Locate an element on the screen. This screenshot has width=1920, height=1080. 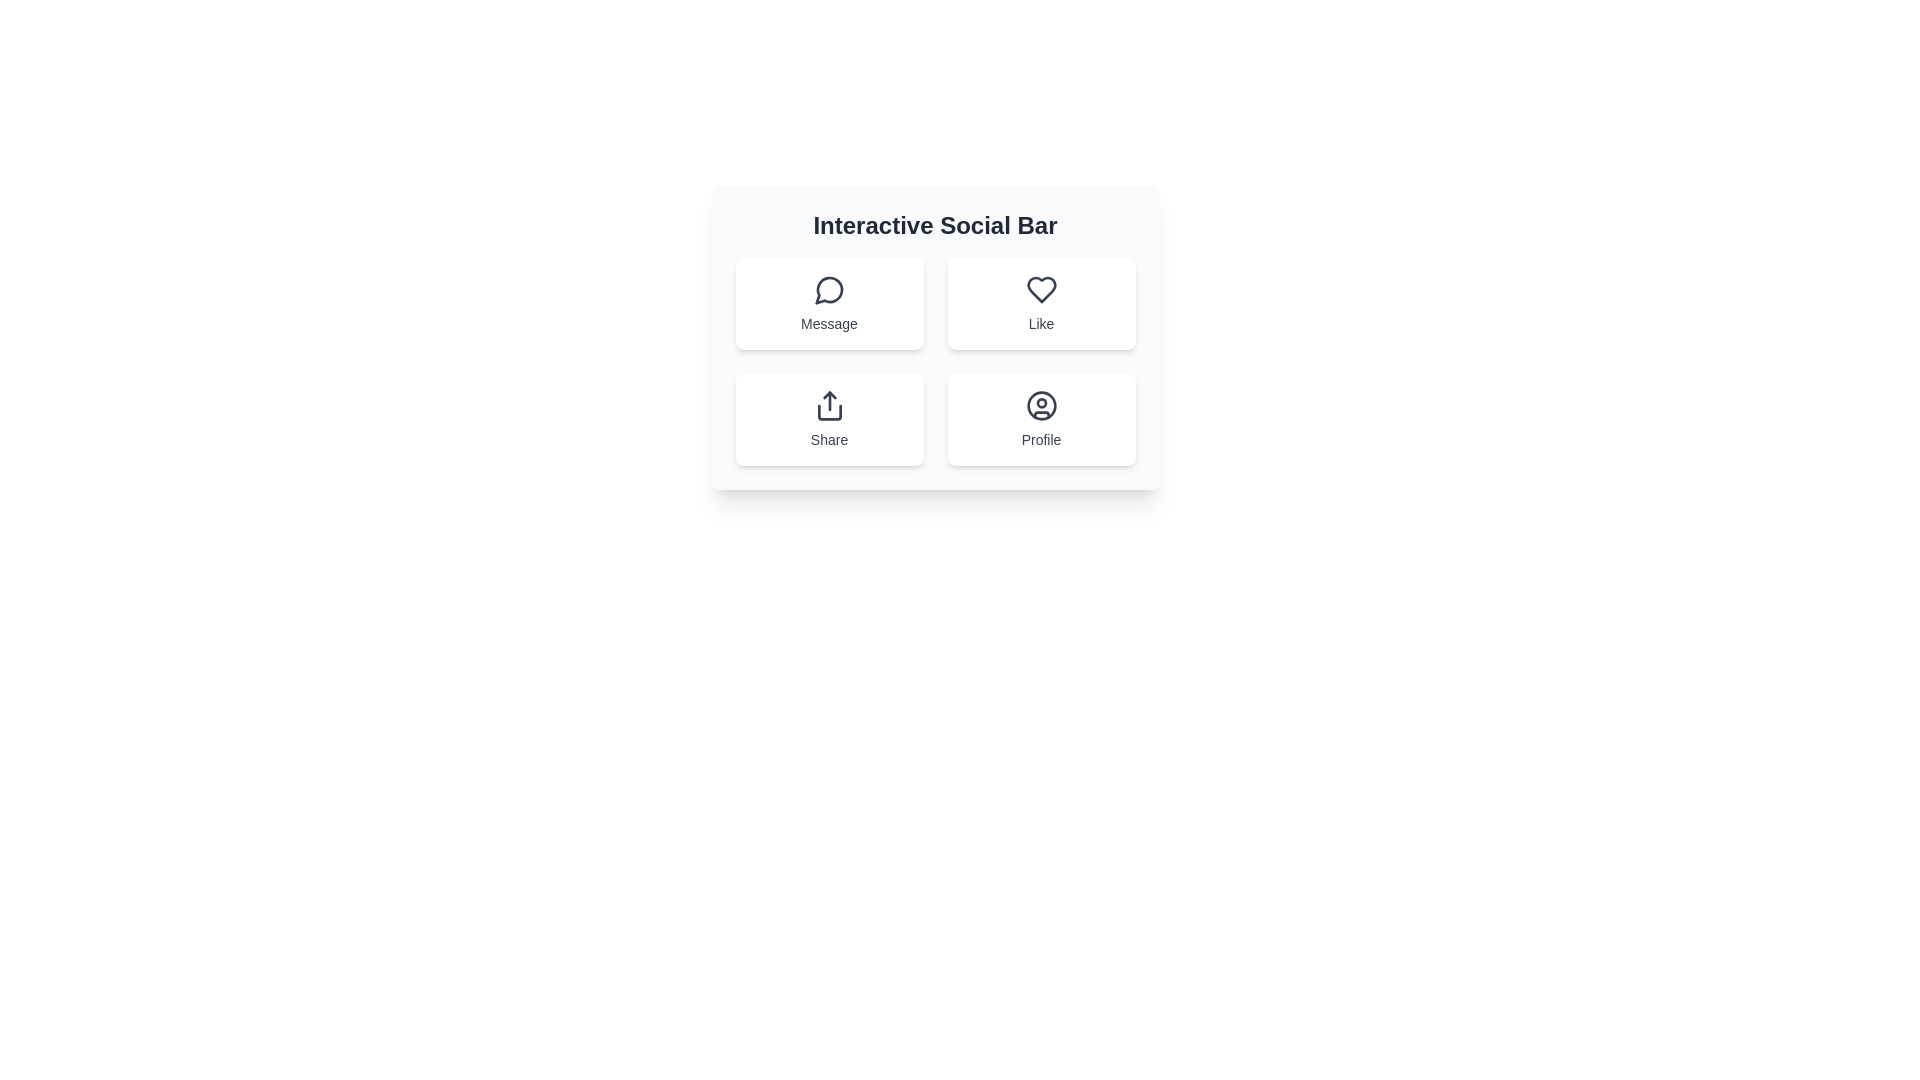
the curved line forming a rectangular arc of the share icon in the interactive toolbar is located at coordinates (829, 411).